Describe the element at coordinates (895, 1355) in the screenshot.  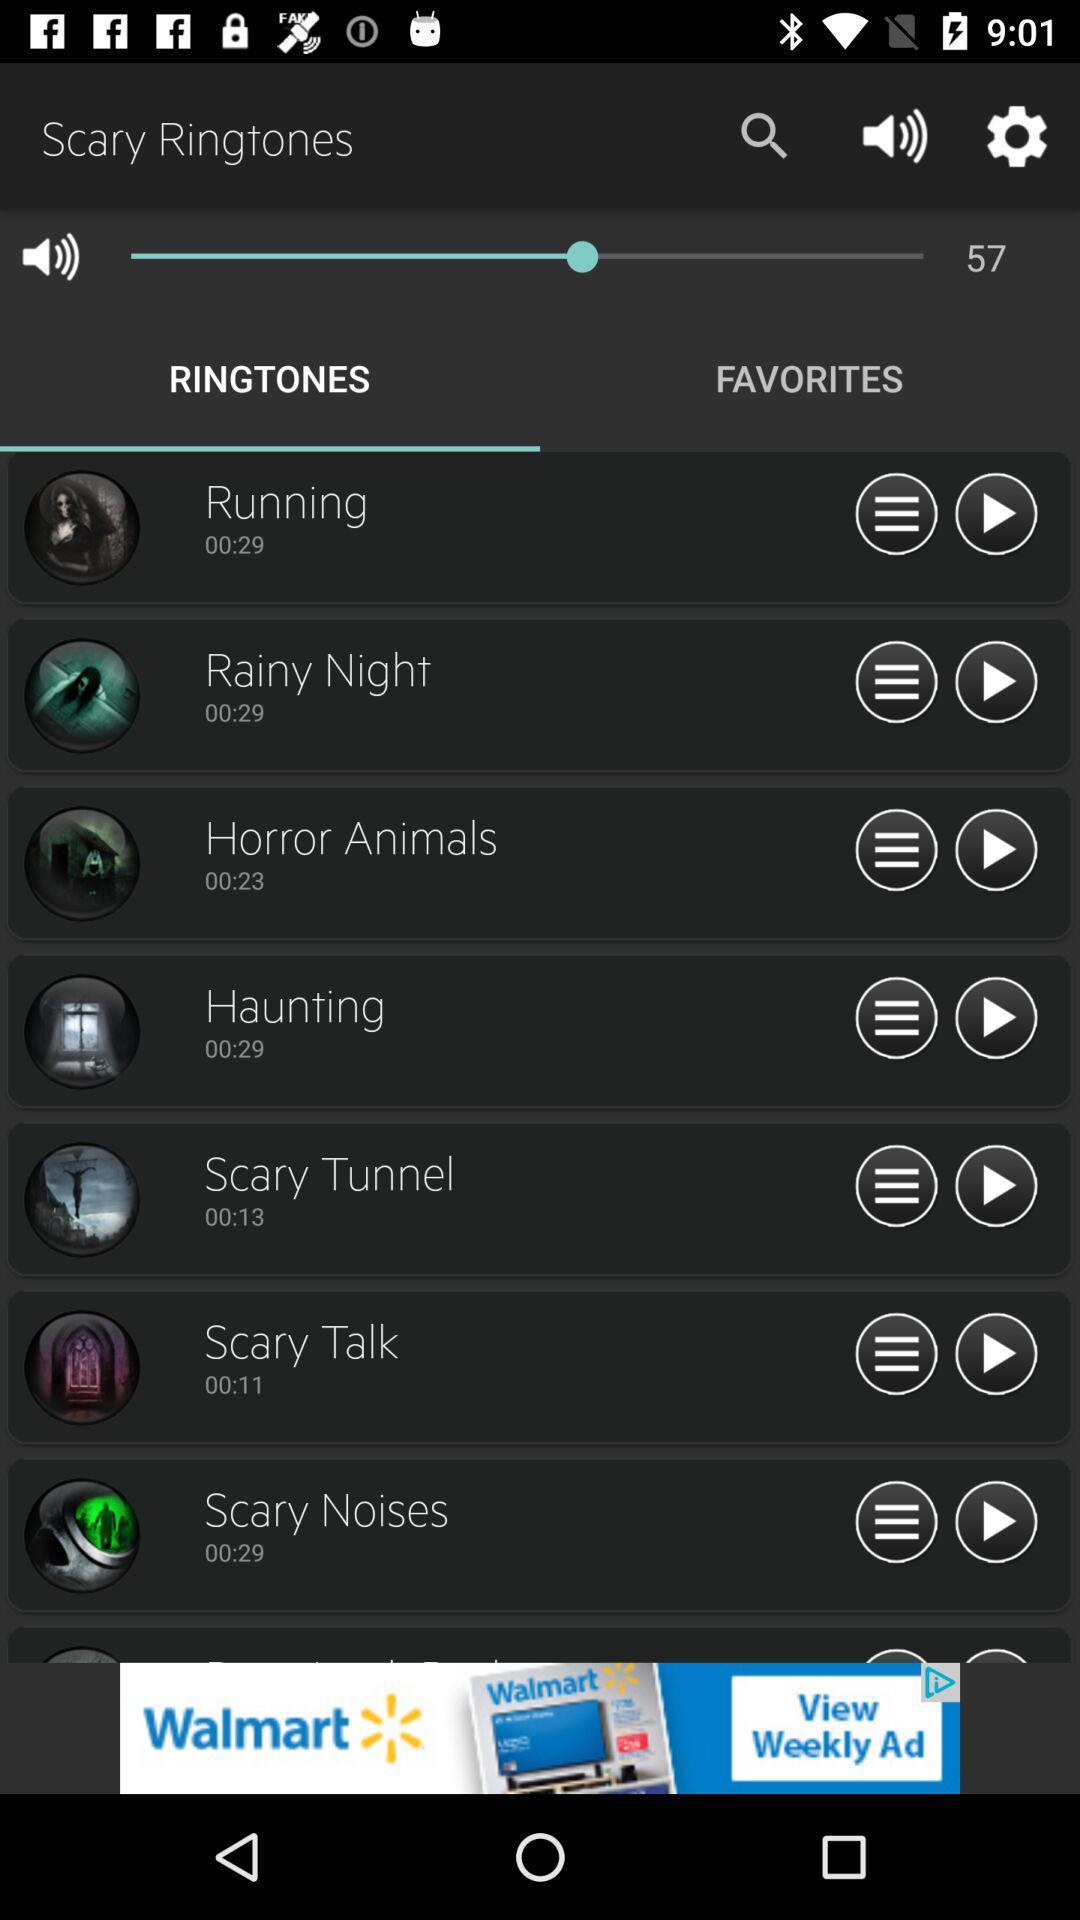
I see `open your favorites` at that location.